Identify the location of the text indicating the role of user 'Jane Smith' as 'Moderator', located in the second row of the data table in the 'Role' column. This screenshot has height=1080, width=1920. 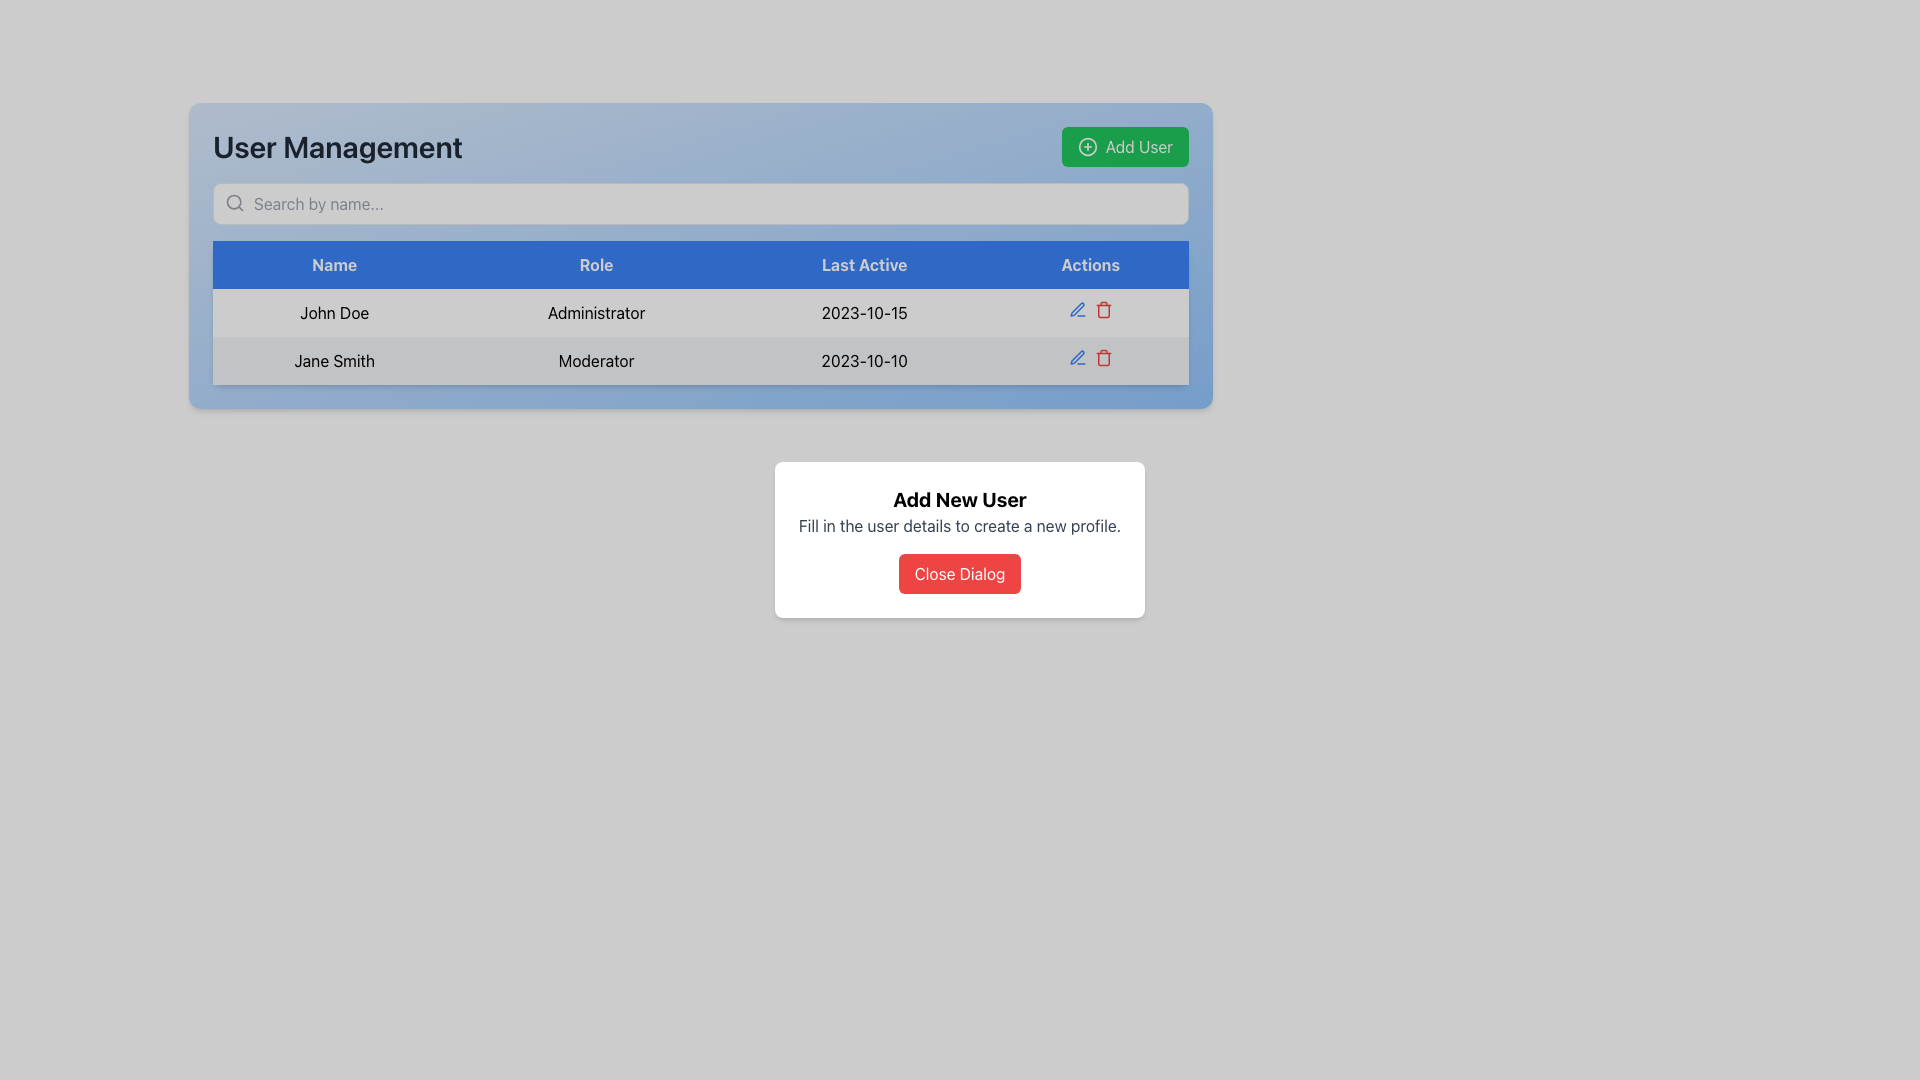
(595, 361).